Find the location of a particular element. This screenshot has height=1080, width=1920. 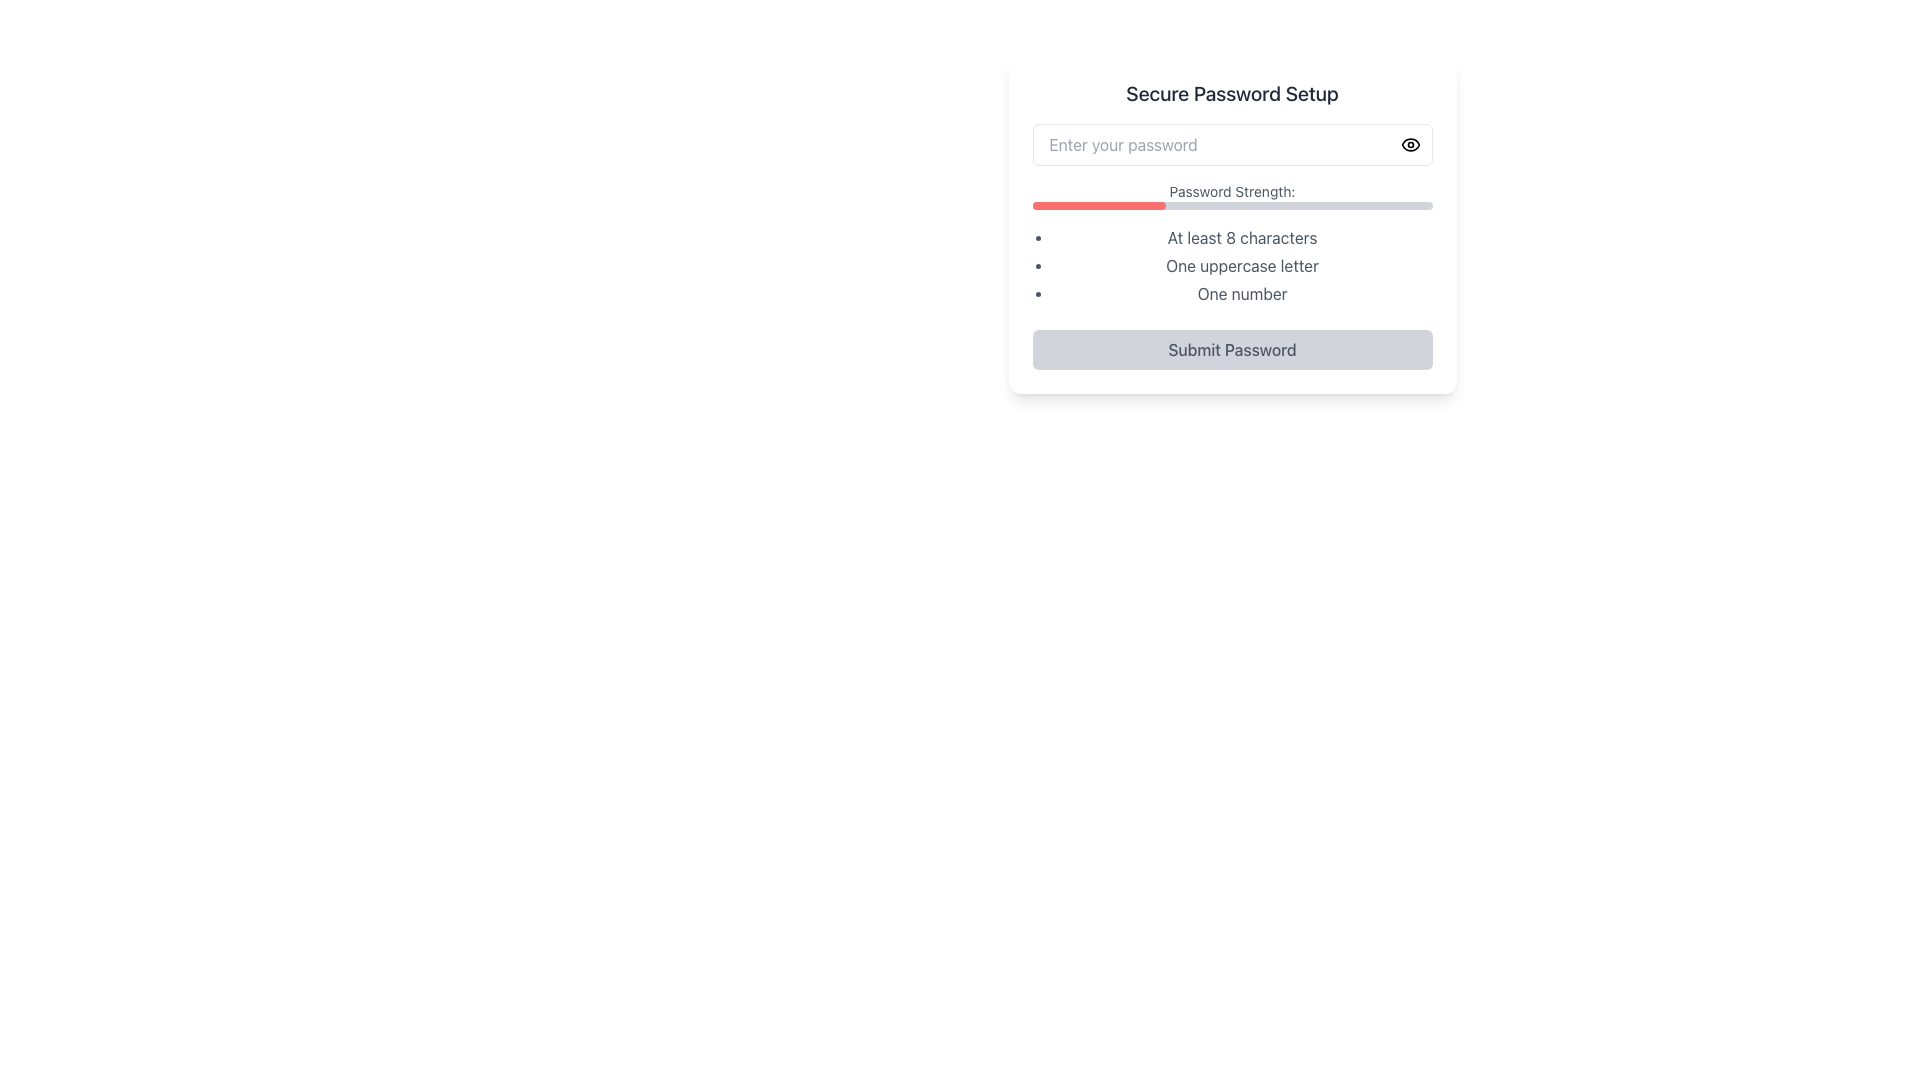

the left-most segment of the password strength progress bar, which visually indicates the current password strength is located at coordinates (1098, 205).